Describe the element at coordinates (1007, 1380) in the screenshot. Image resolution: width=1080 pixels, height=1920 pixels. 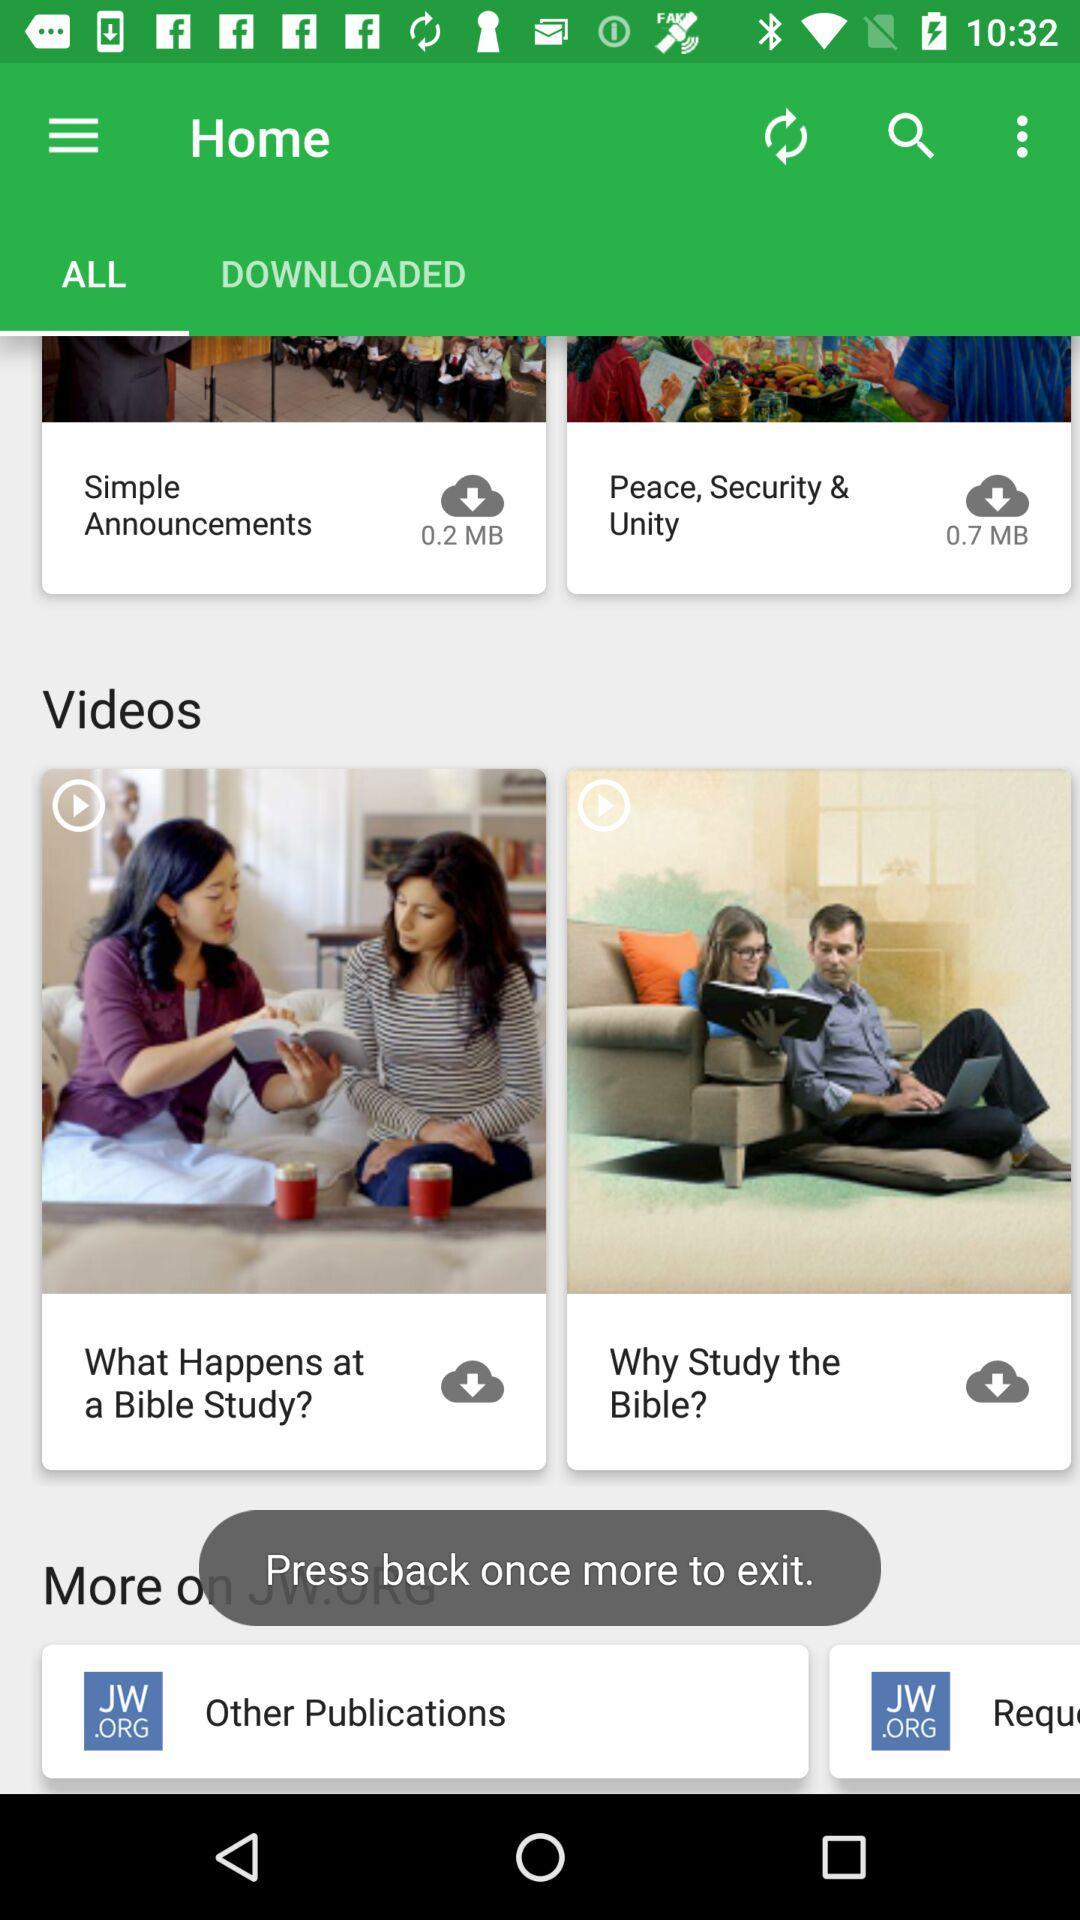
I see `download video` at that location.